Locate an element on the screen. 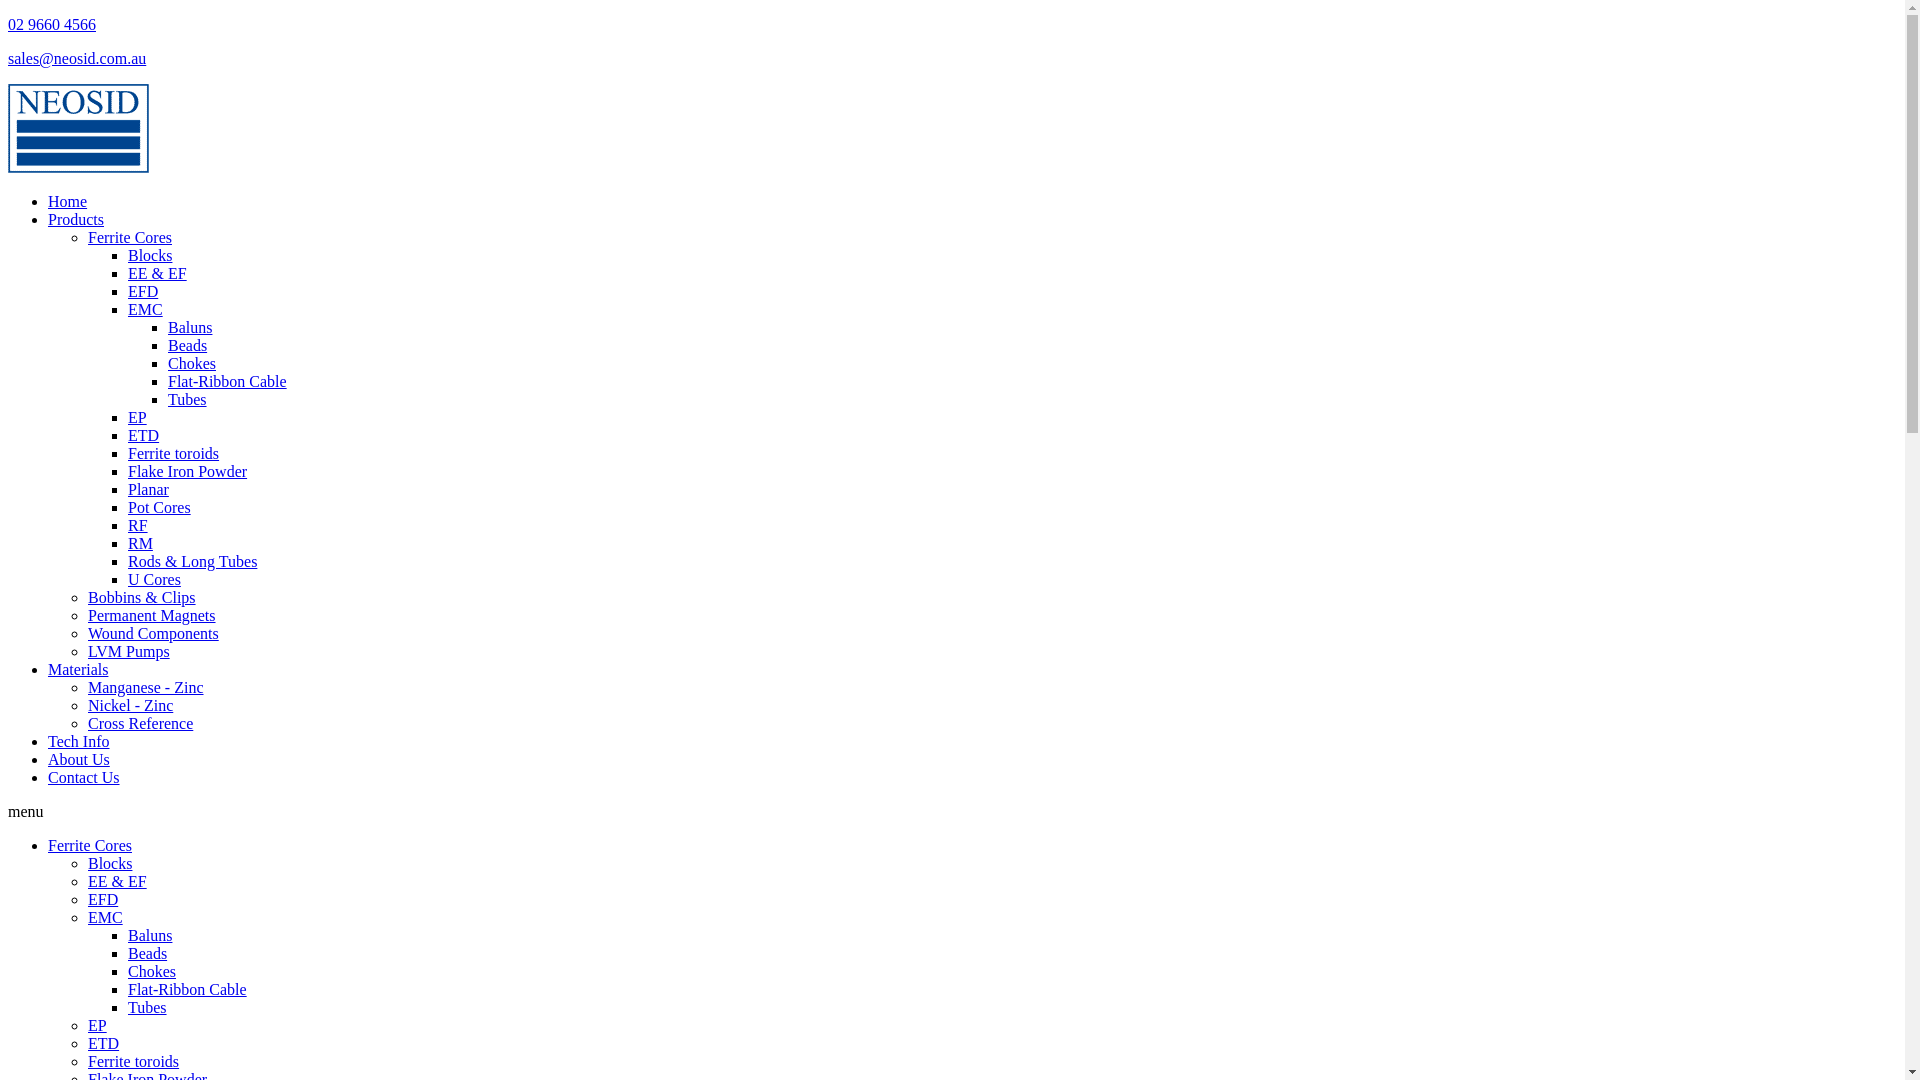  'EFD' is located at coordinates (142, 291).